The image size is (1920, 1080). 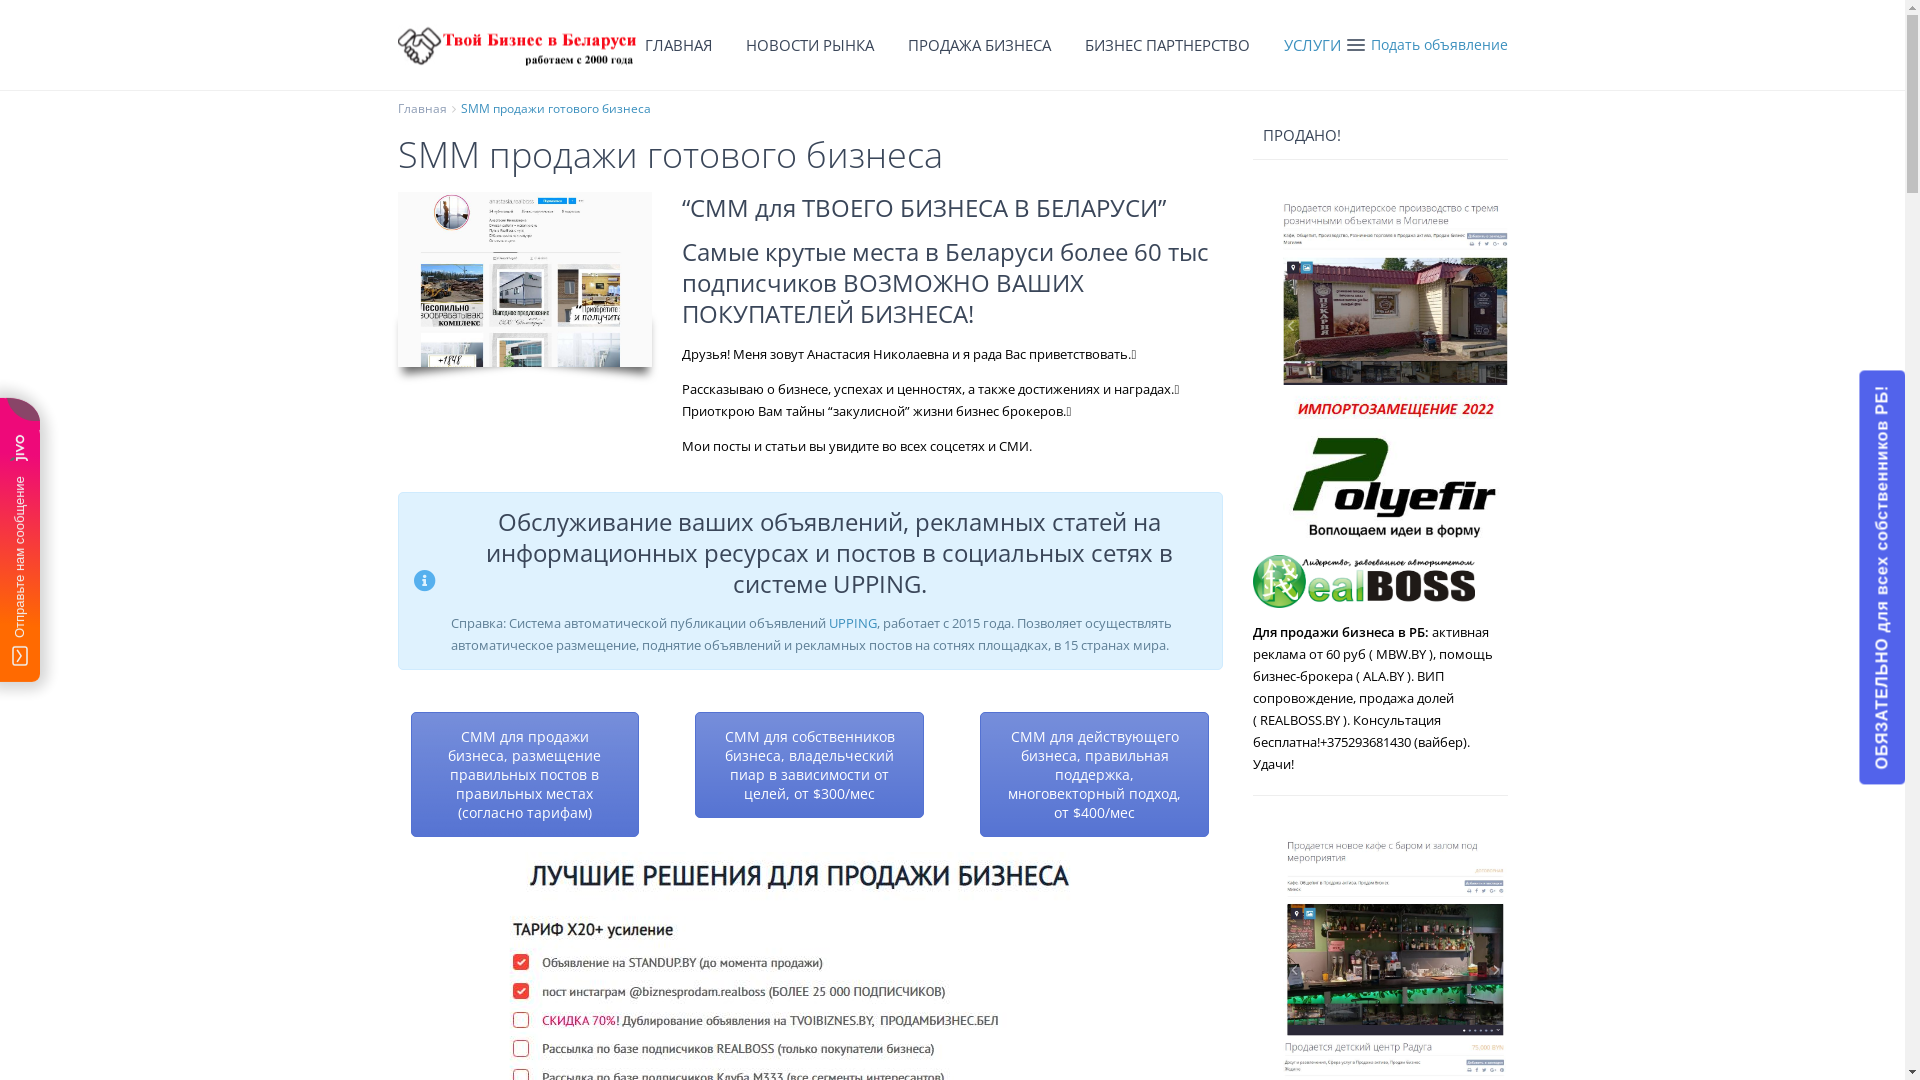 What do you see at coordinates (851, 622) in the screenshot?
I see `' UPPING'` at bounding box center [851, 622].